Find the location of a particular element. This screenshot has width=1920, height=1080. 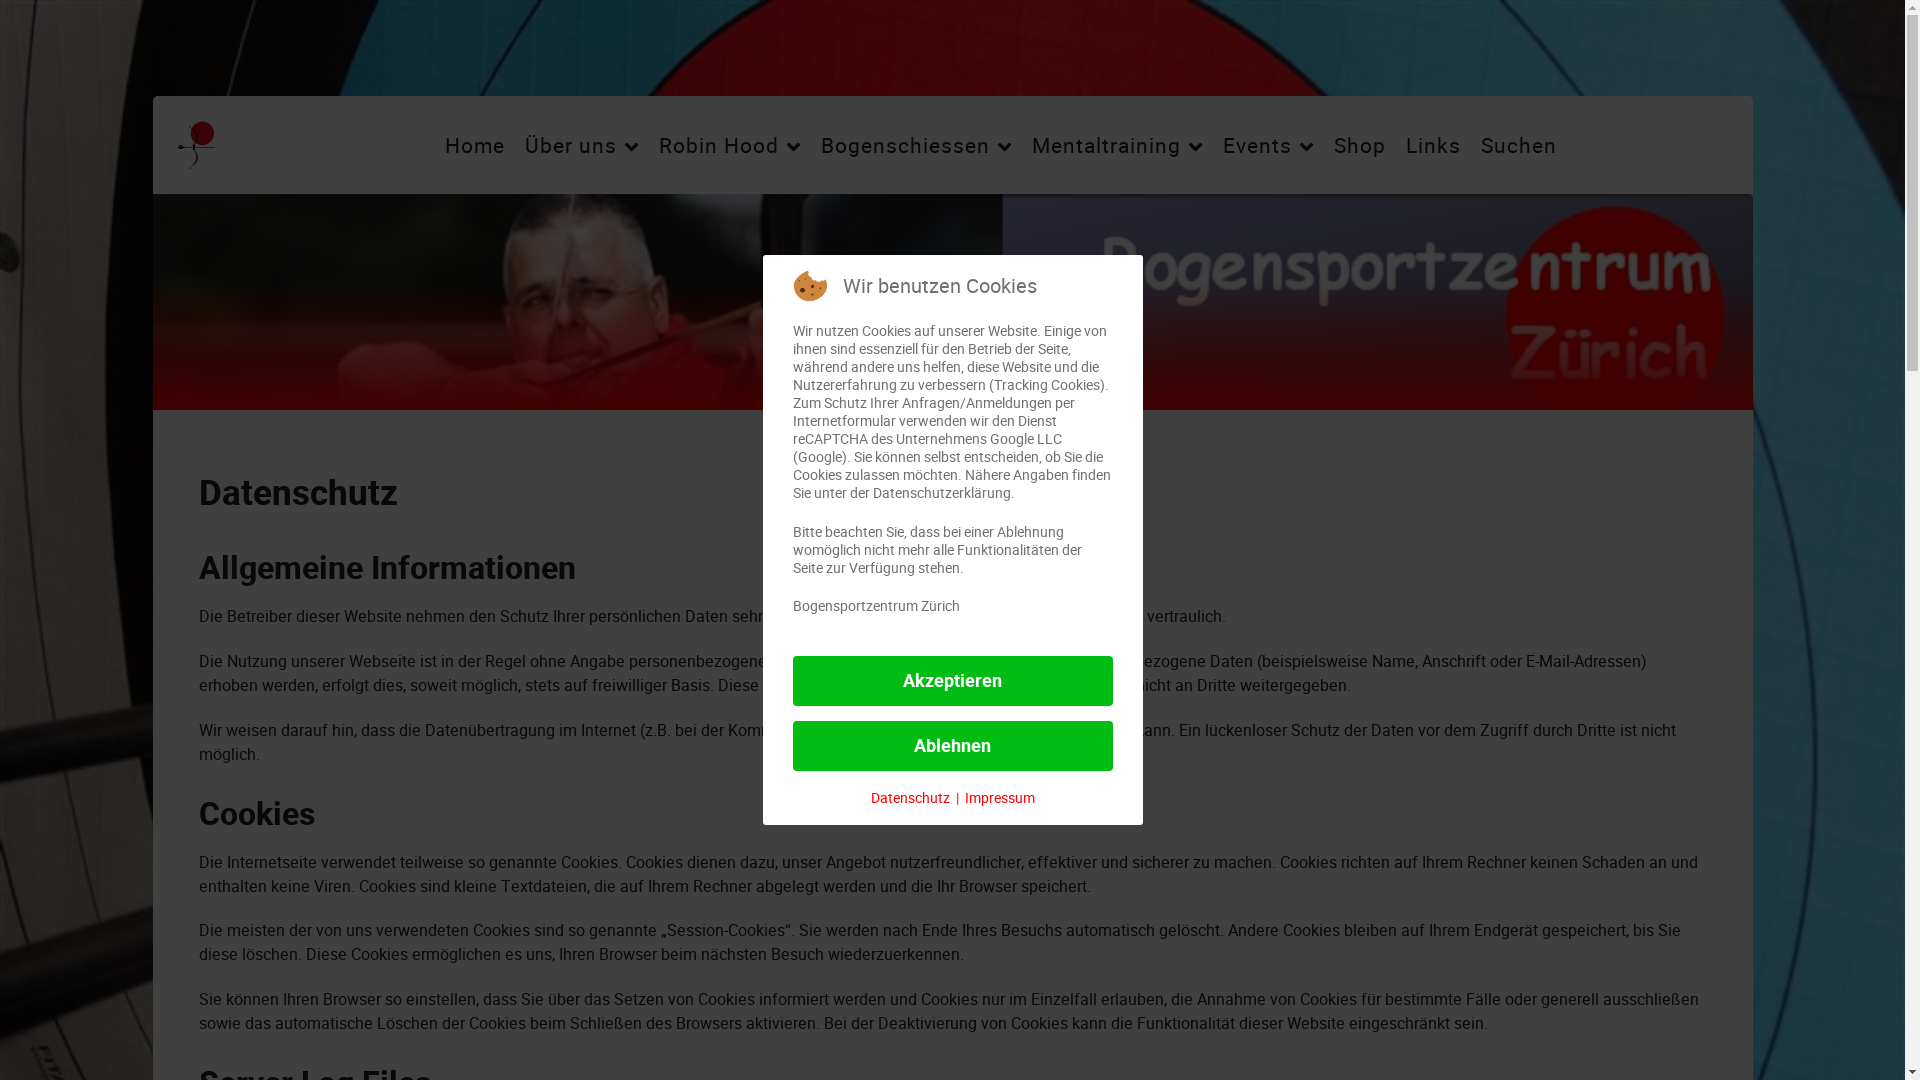

'Suchen' is located at coordinates (1518, 144).